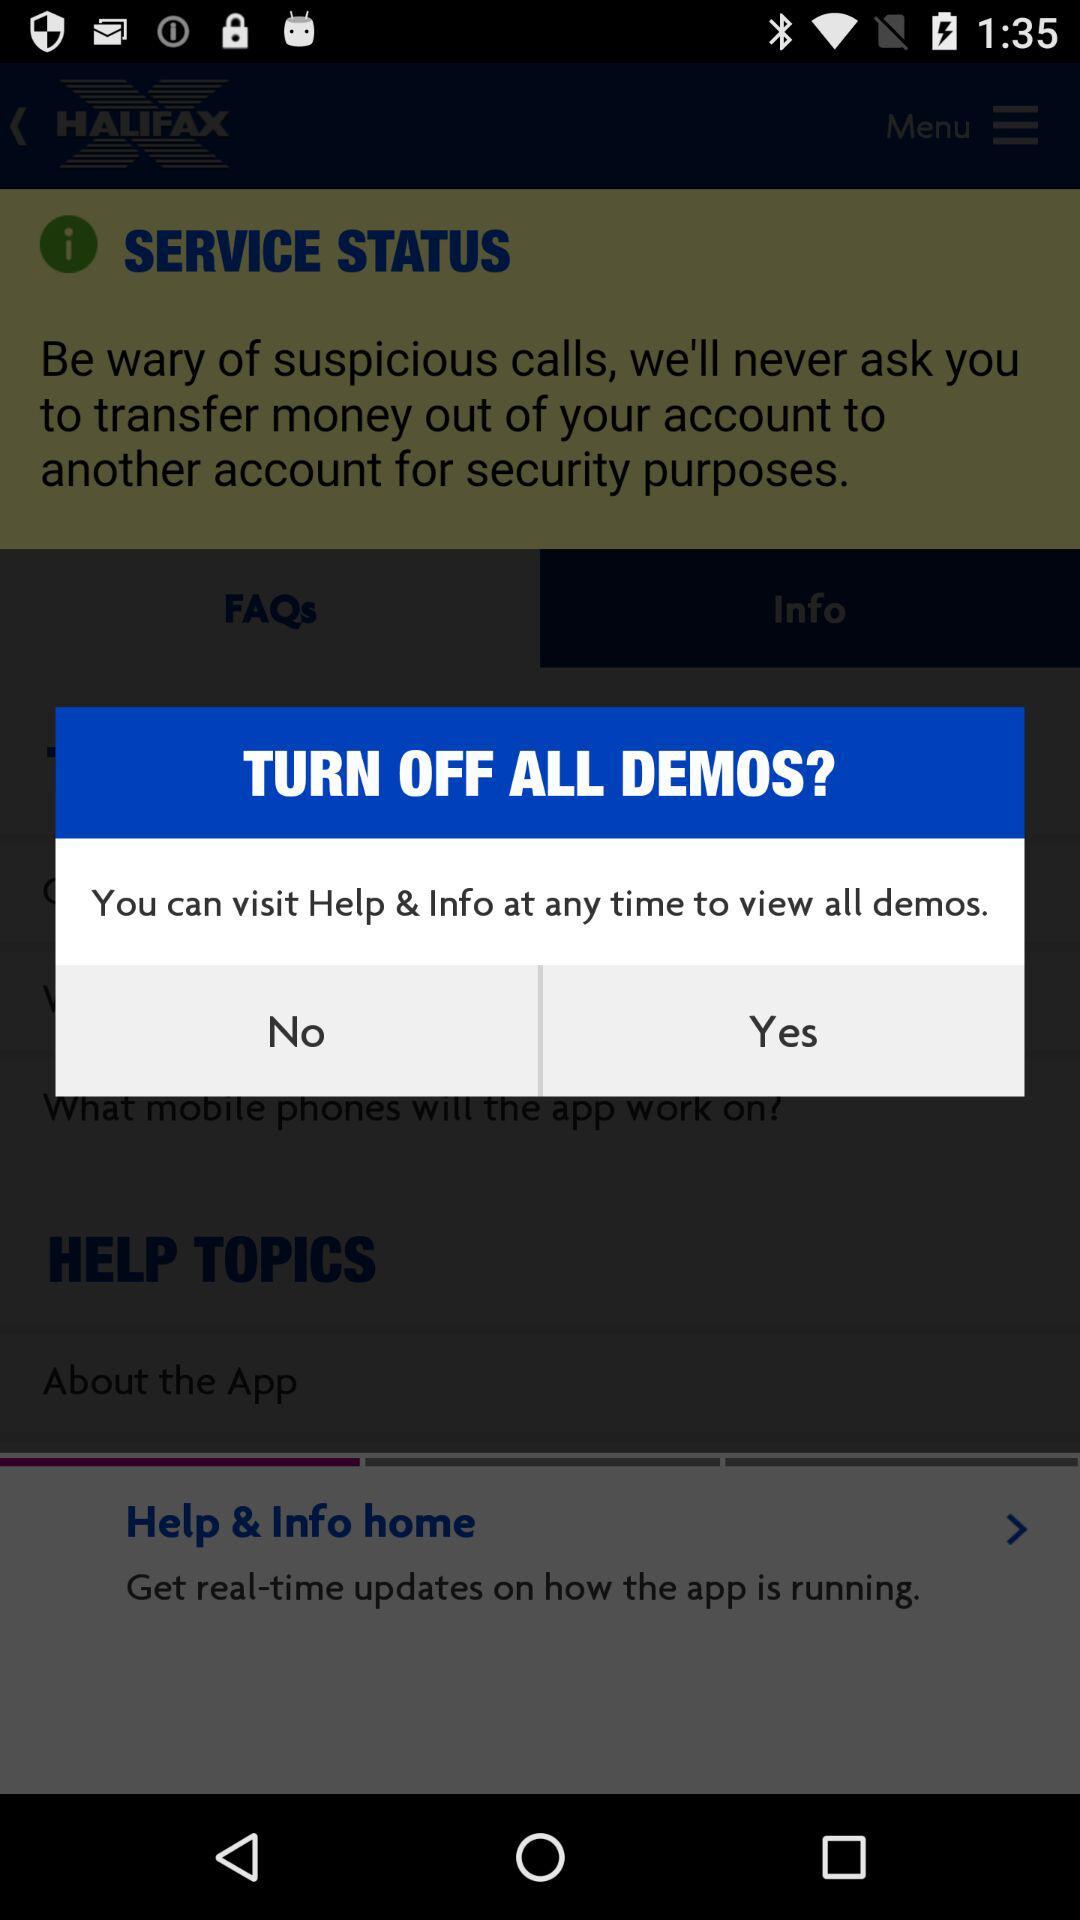  What do you see at coordinates (296, 1030) in the screenshot?
I see `icon below the you can visit item` at bounding box center [296, 1030].